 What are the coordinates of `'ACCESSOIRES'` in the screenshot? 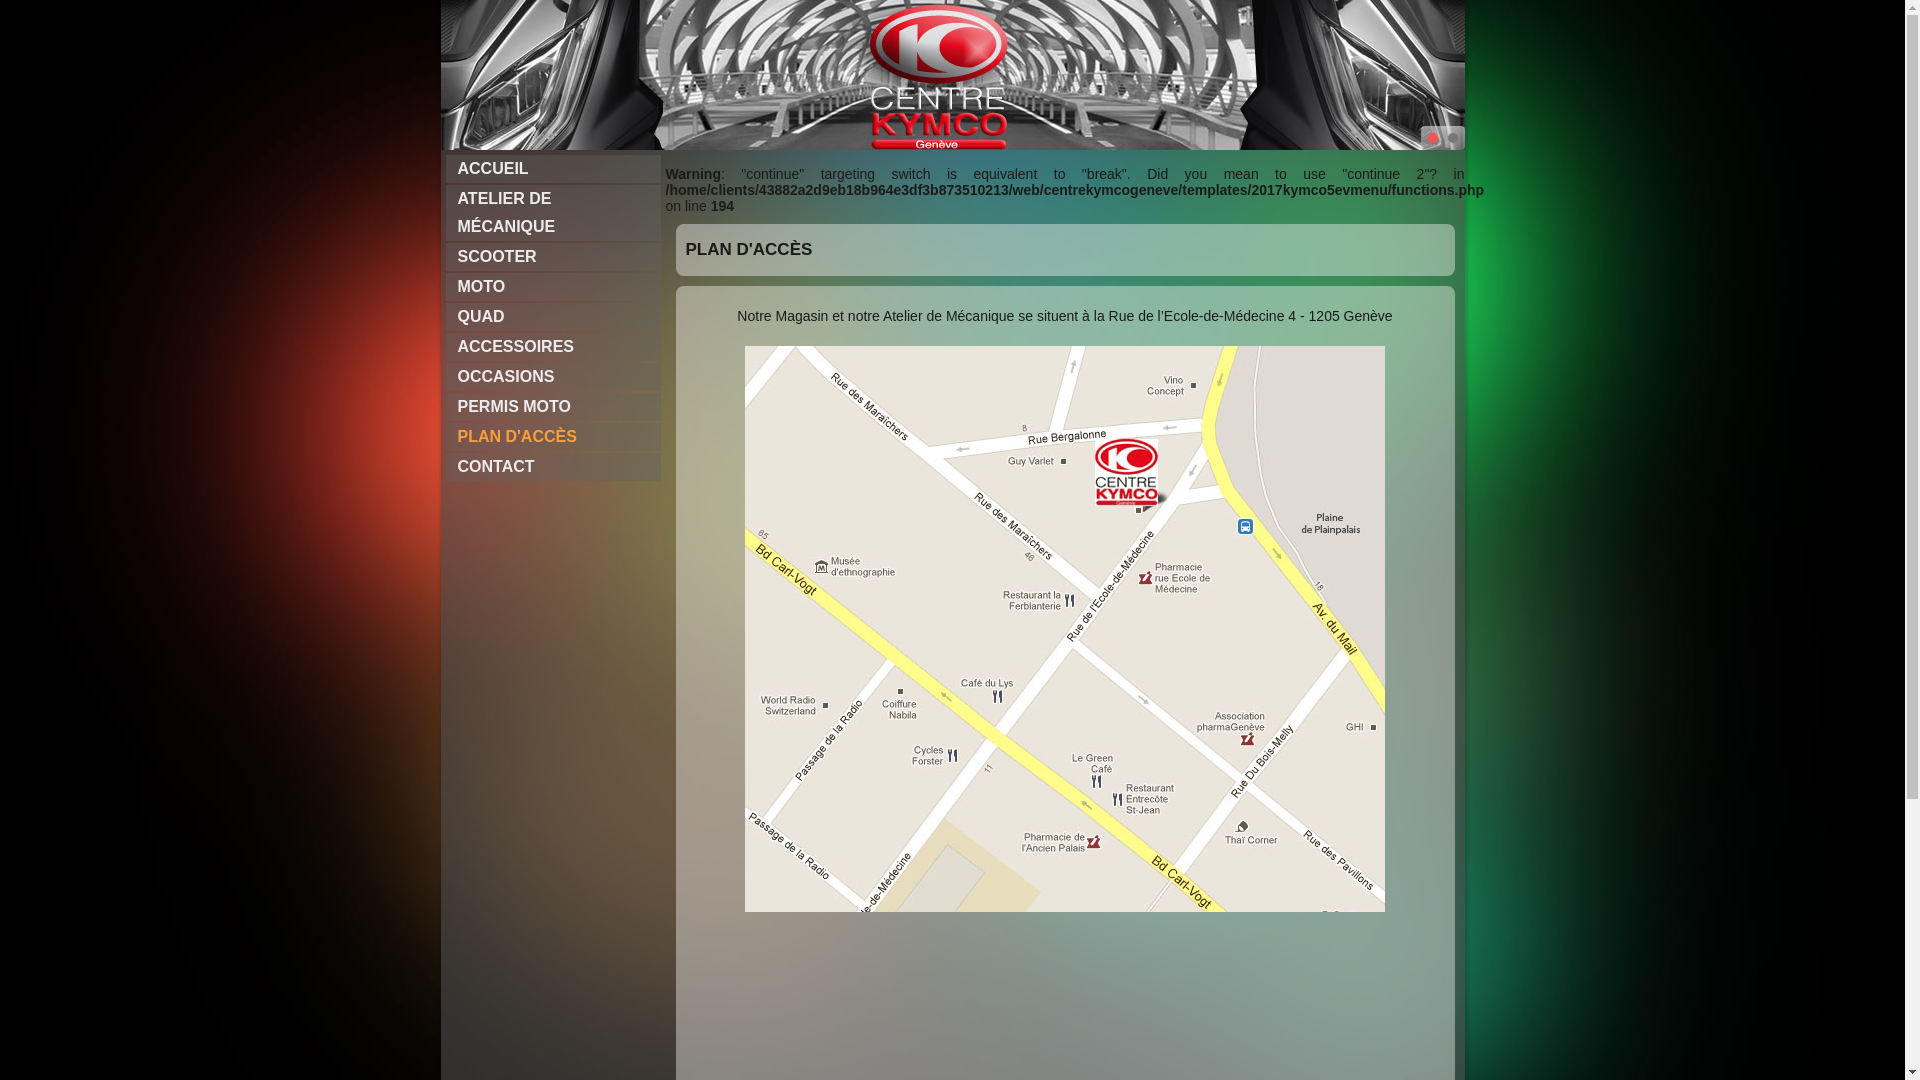 It's located at (553, 346).